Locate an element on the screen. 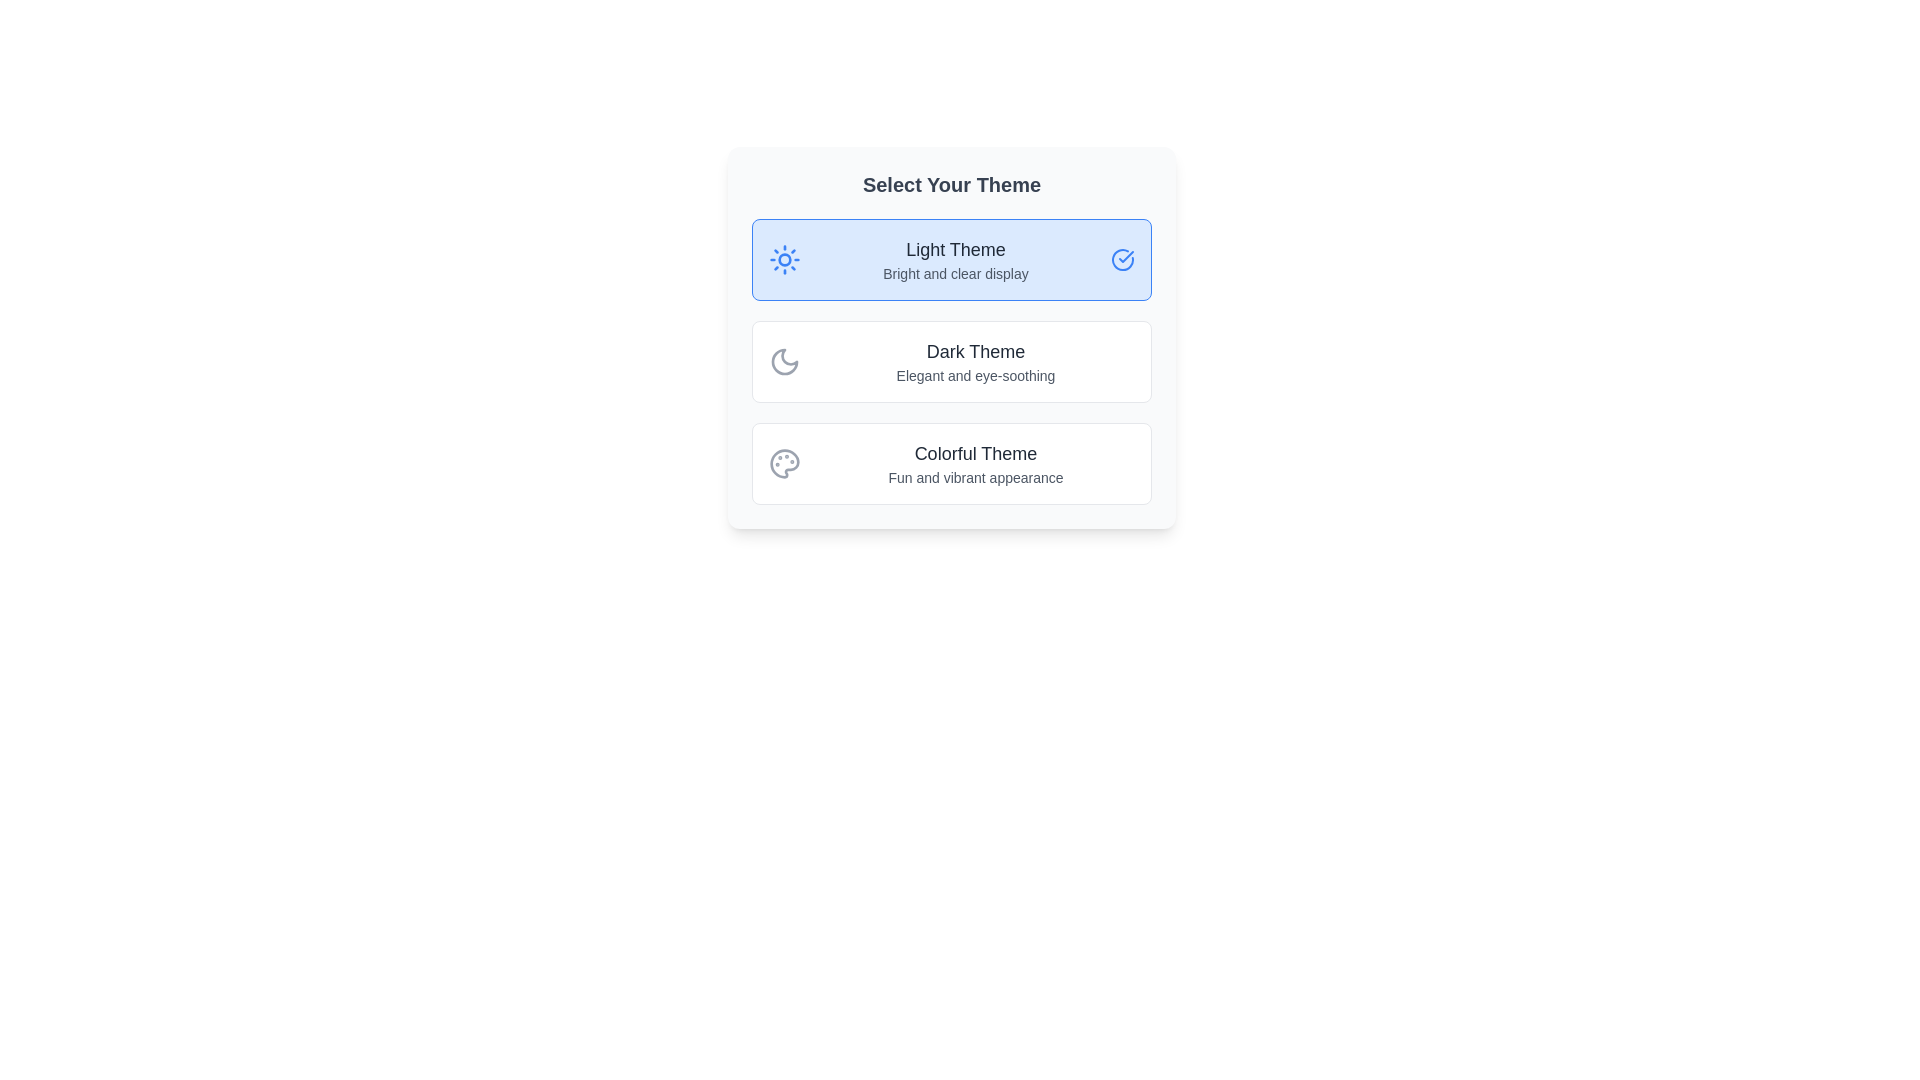 Image resolution: width=1920 pixels, height=1080 pixels. the circular checkmark icon with a blue border is located at coordinates (1123, 258).